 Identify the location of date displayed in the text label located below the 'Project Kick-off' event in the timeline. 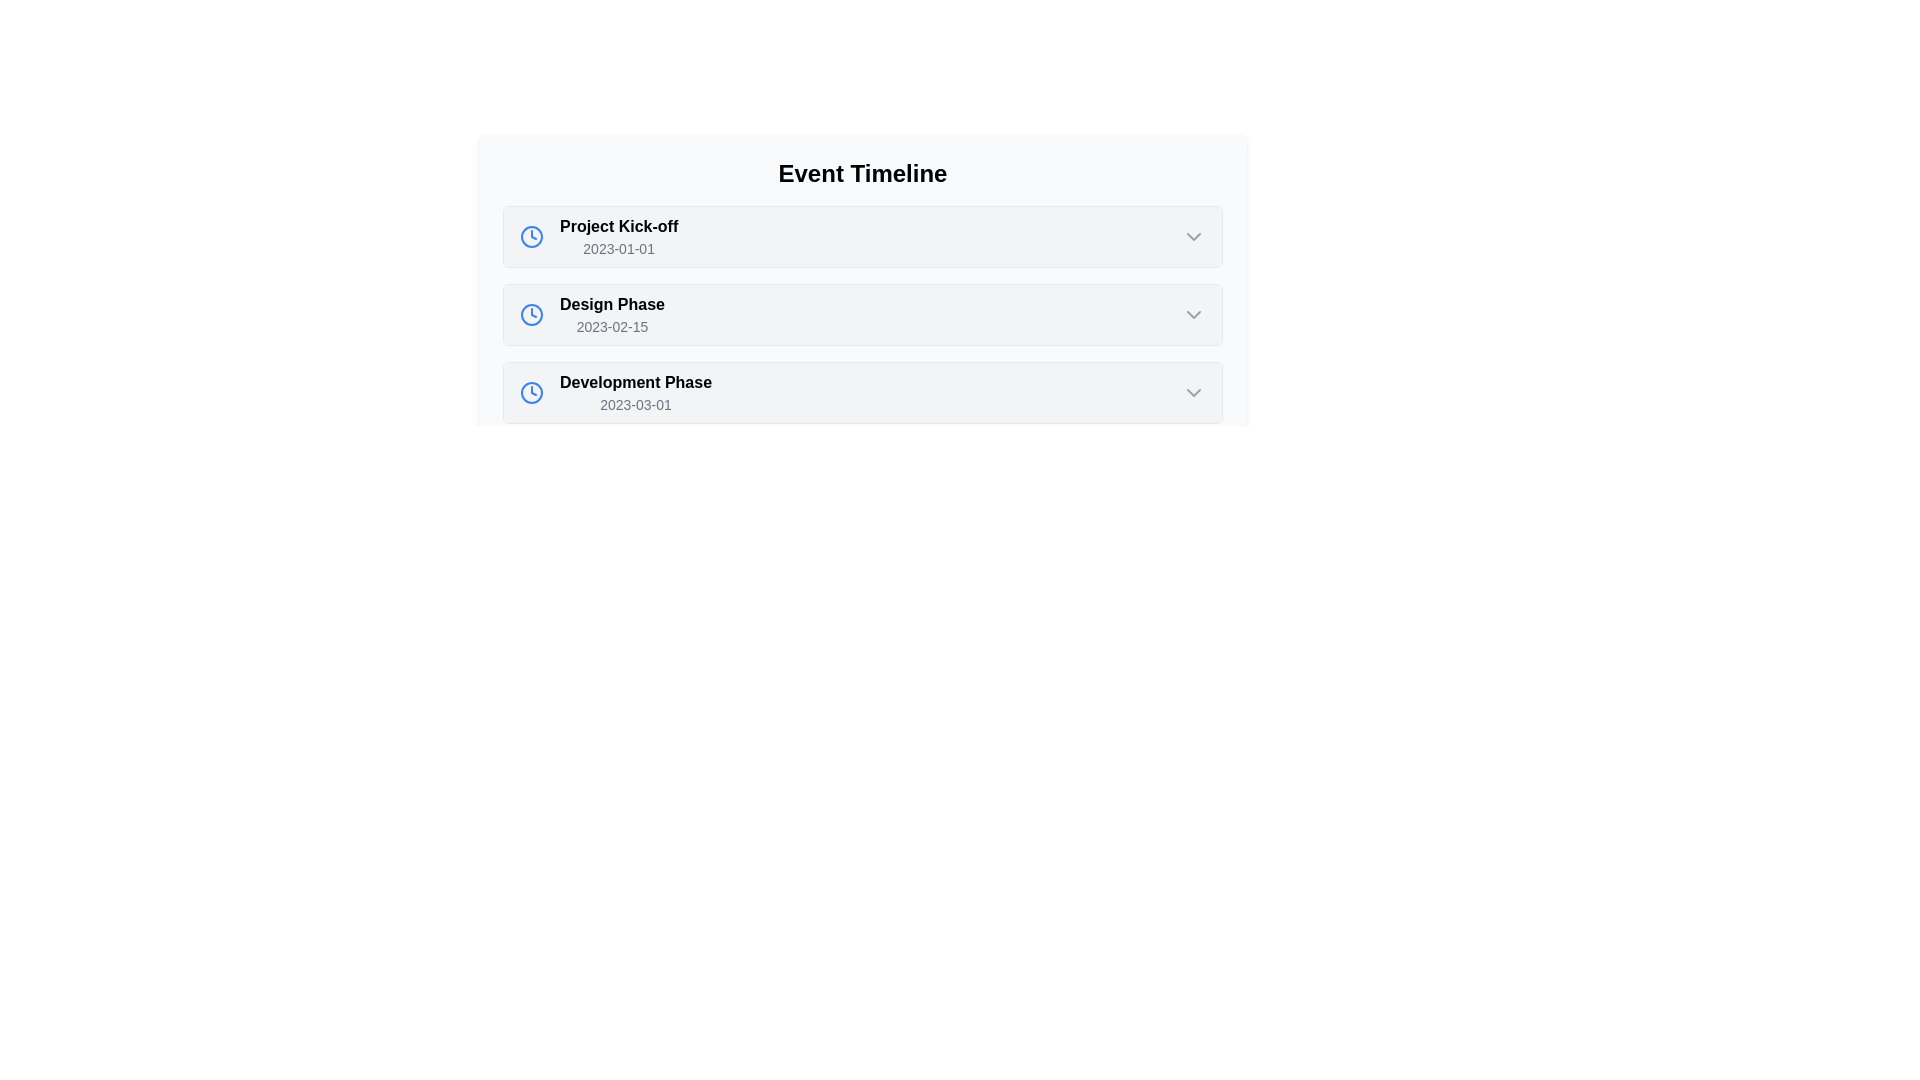
(618, 248).